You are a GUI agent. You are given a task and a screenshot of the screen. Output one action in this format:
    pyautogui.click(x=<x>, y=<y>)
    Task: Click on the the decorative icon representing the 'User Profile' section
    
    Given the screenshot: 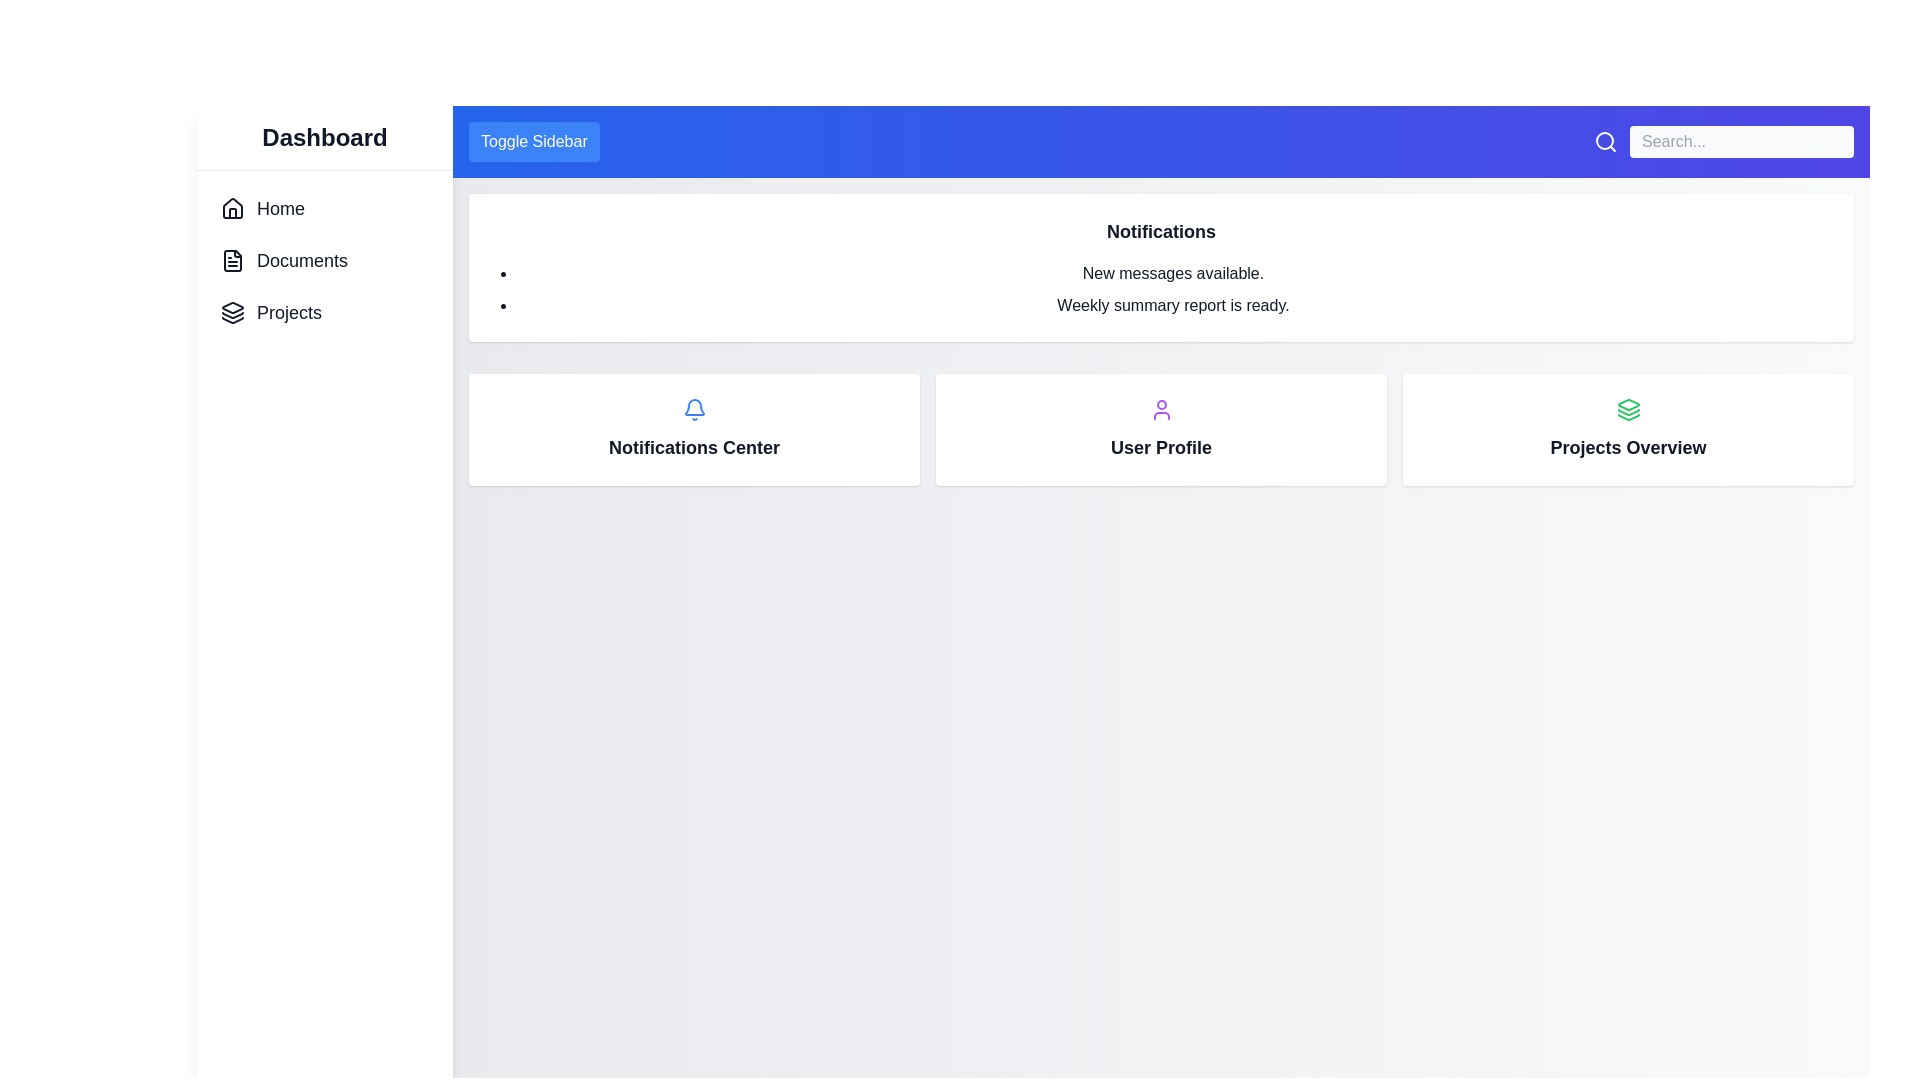 What is the action you would take?
    pyautogui.click(x=1161, y=408)
    